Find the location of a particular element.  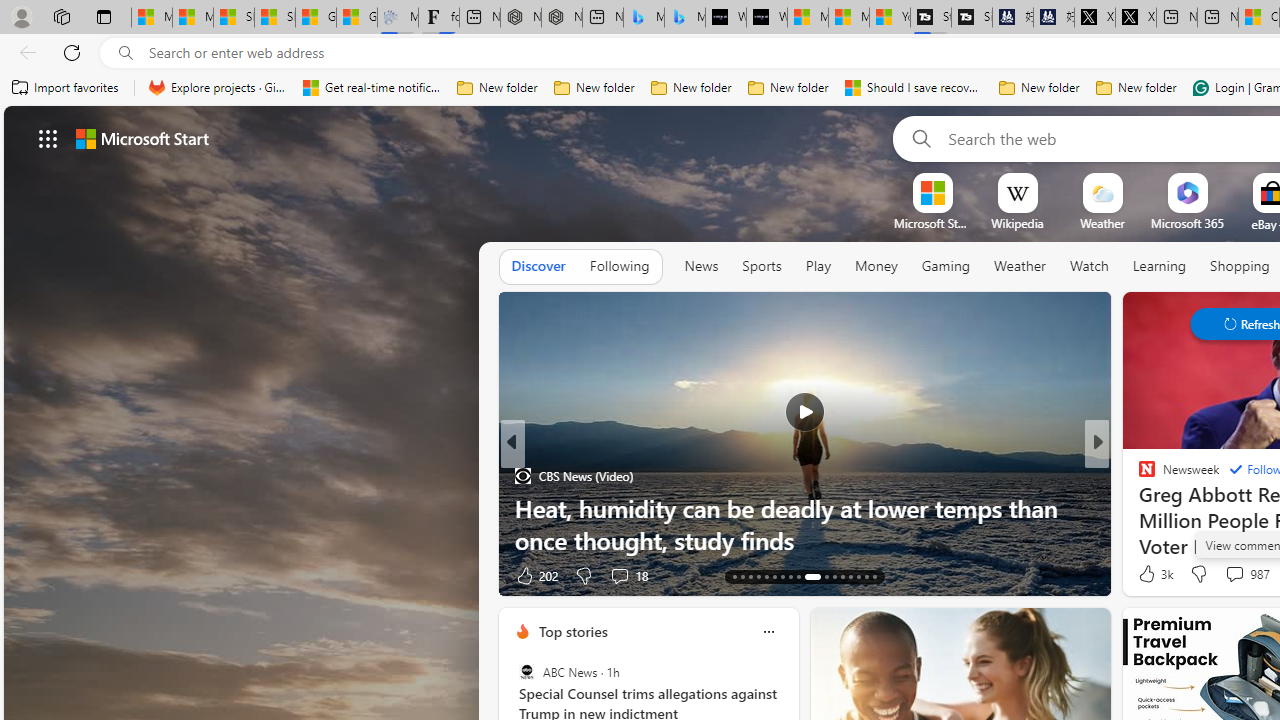

'Following' is located at coordinates (618, 265).